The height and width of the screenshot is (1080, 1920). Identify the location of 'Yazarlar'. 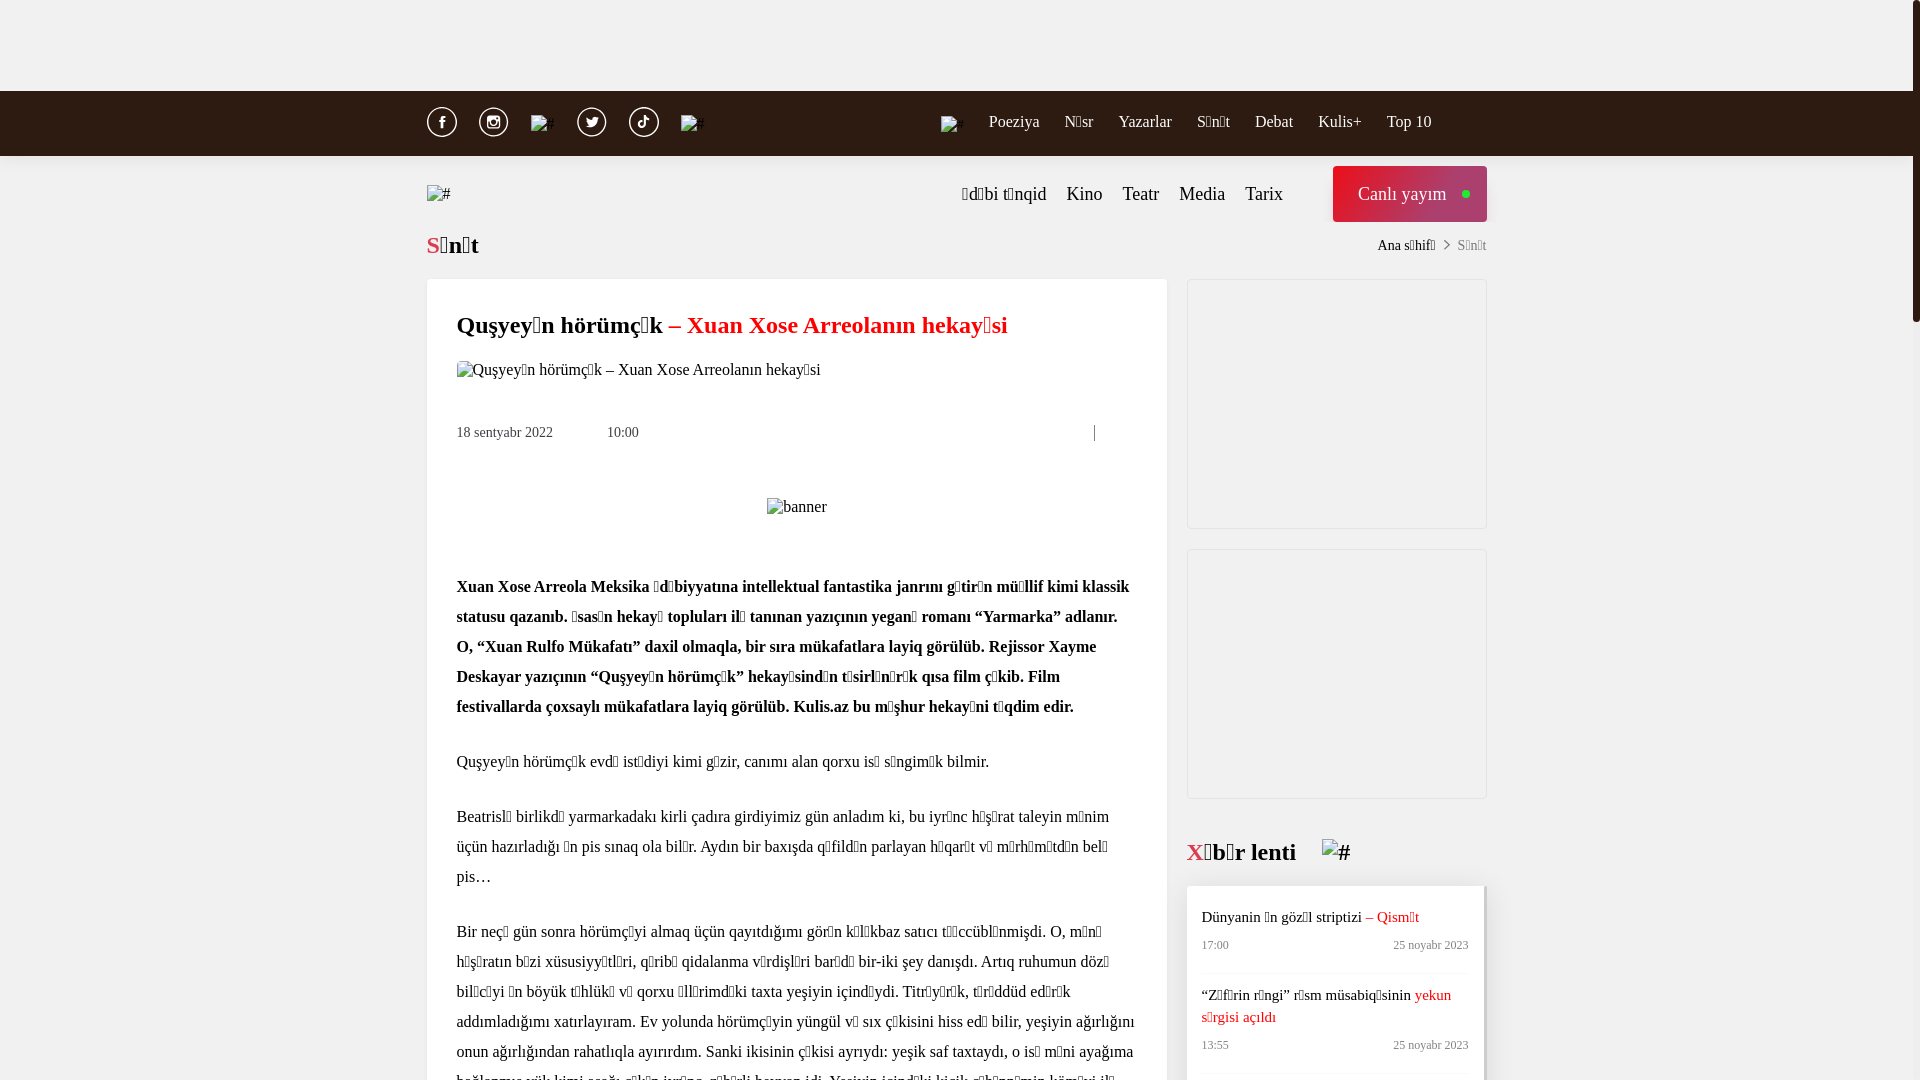
(1144, 120).